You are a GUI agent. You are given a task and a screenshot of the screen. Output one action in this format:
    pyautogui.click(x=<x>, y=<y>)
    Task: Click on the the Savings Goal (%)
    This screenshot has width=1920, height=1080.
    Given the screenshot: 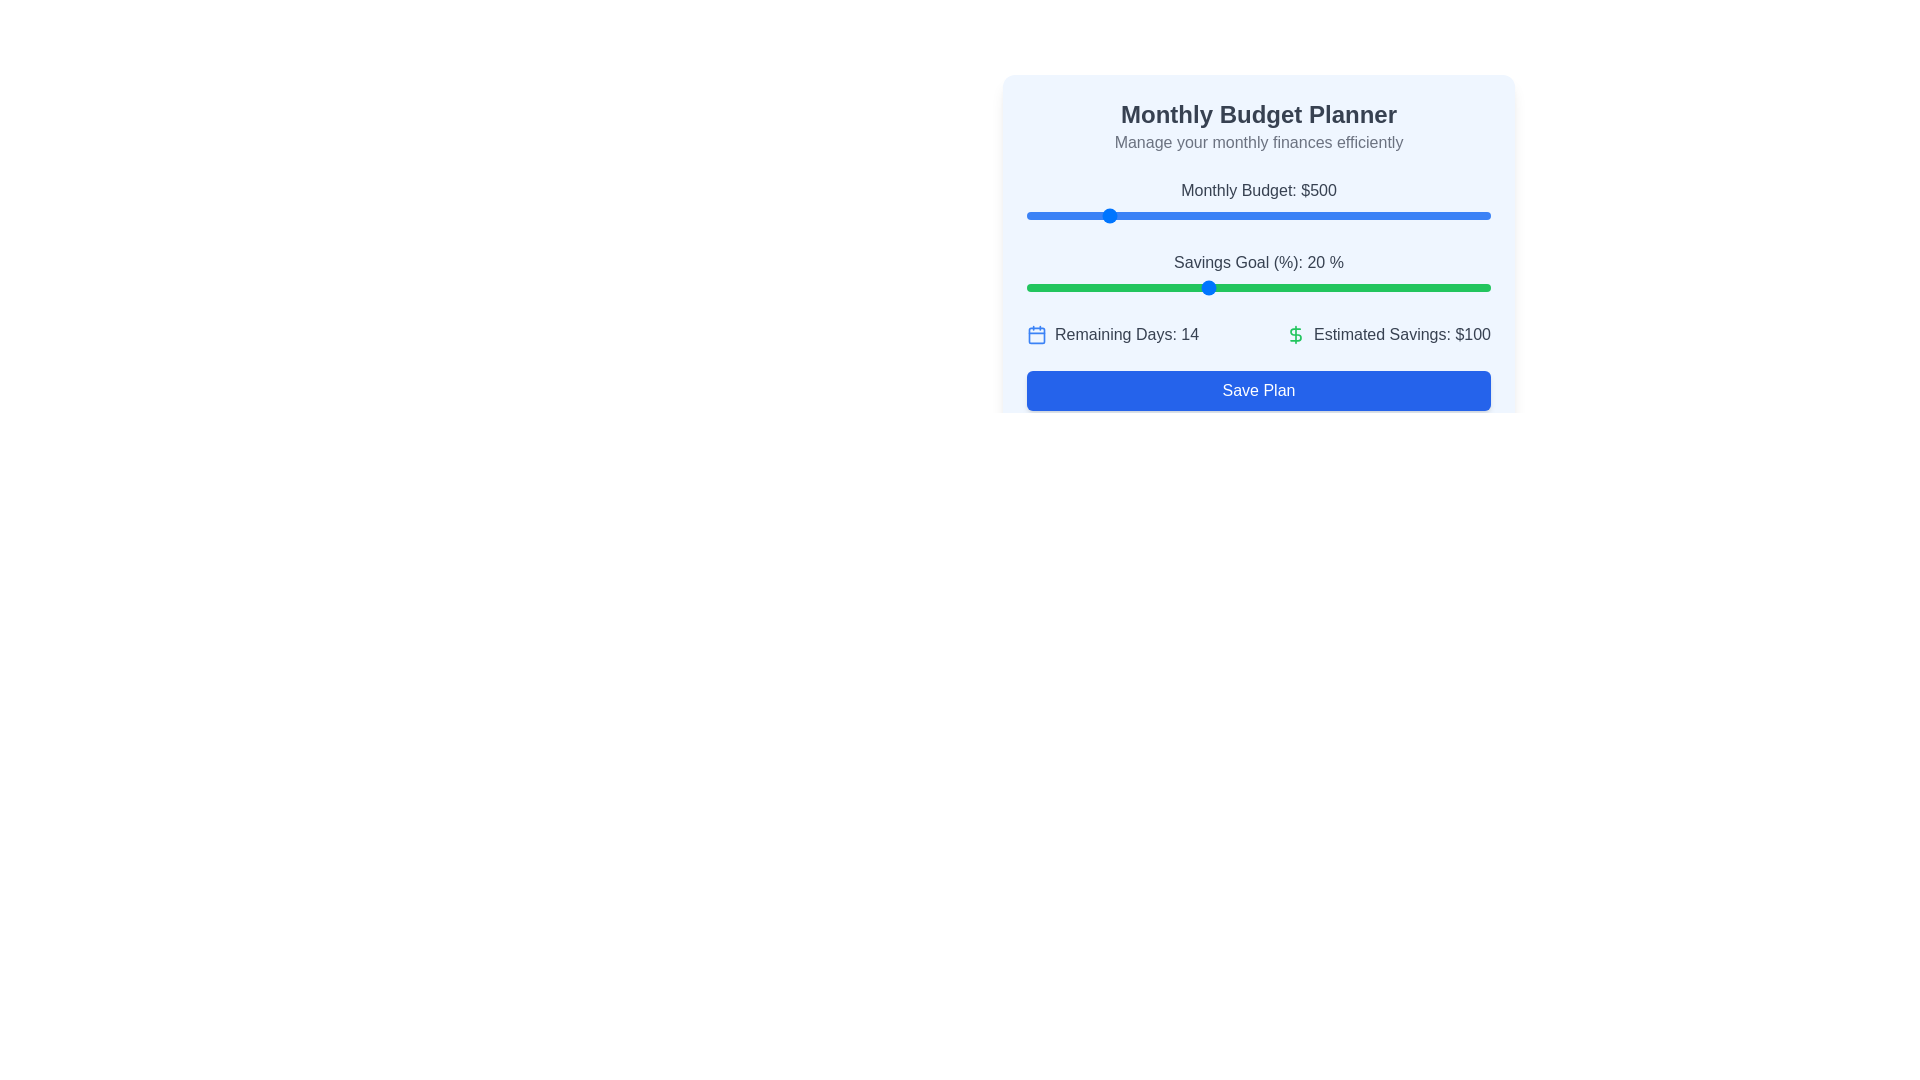 What is the action you would take?
    pyautogui.click(x=1376, y=288)
    